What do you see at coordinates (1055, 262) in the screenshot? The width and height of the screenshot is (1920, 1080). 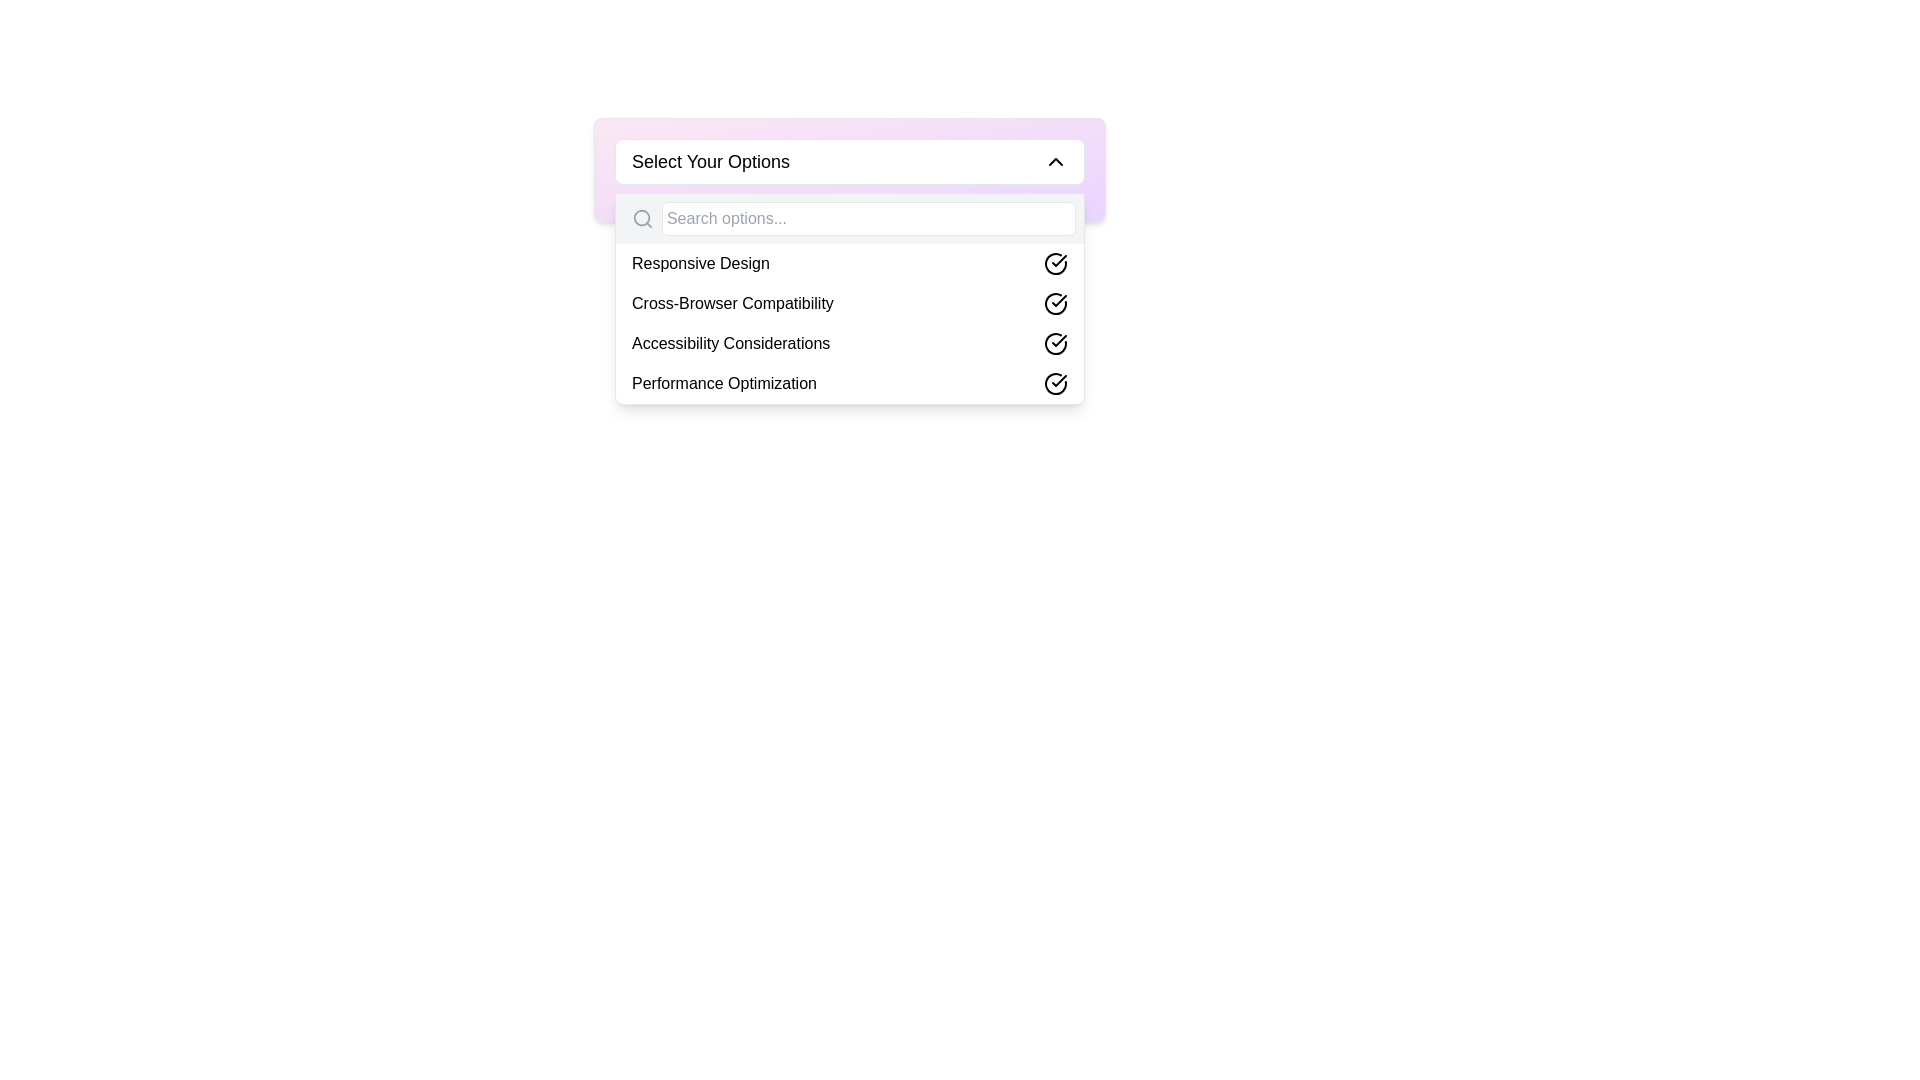 I see `the checkbox-like icon with a checkmark inside, located to the far-right of the 'Responsive Design' text in the dropdown options` at bounding box center [1055, 262].